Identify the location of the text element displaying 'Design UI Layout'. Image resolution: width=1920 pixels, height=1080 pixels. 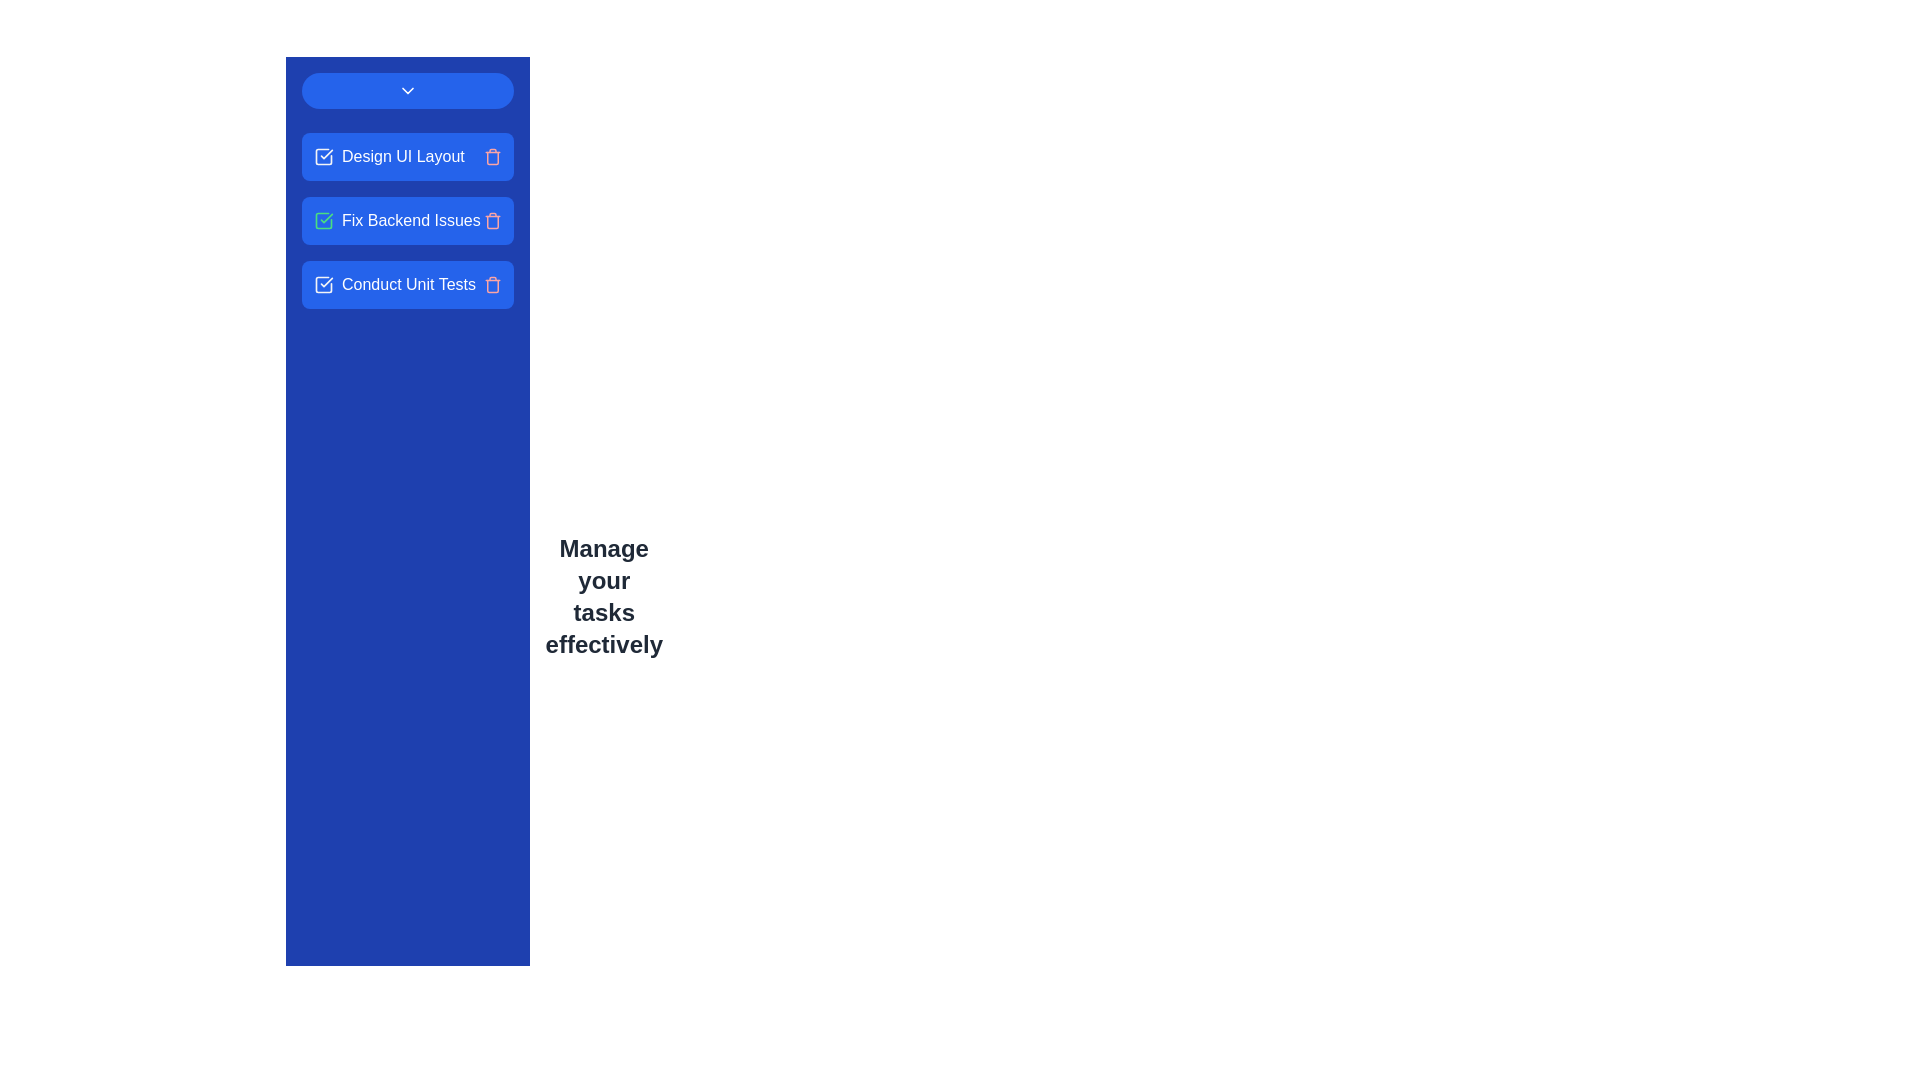
(402, 156).